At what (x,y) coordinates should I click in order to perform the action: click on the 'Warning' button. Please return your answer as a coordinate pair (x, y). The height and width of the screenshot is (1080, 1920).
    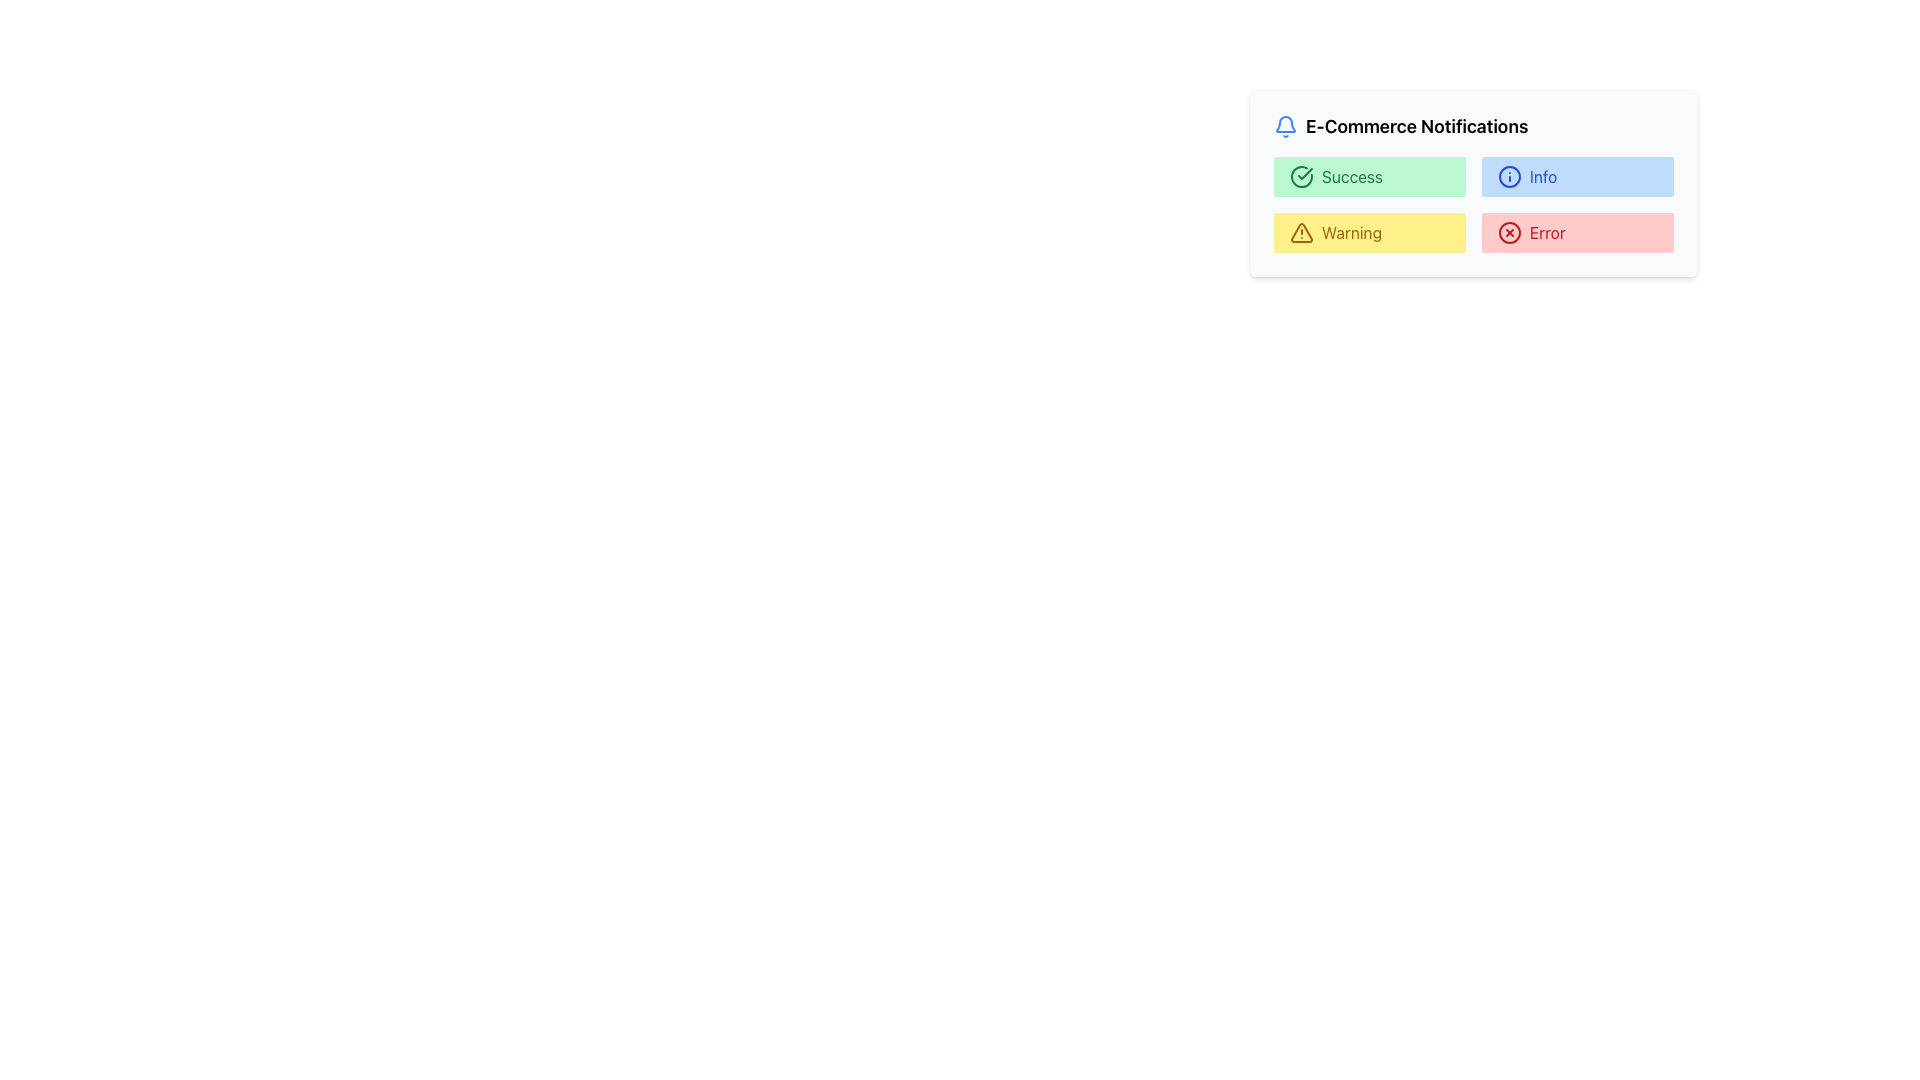
    Looking at the image, I should click on (1473, 231).